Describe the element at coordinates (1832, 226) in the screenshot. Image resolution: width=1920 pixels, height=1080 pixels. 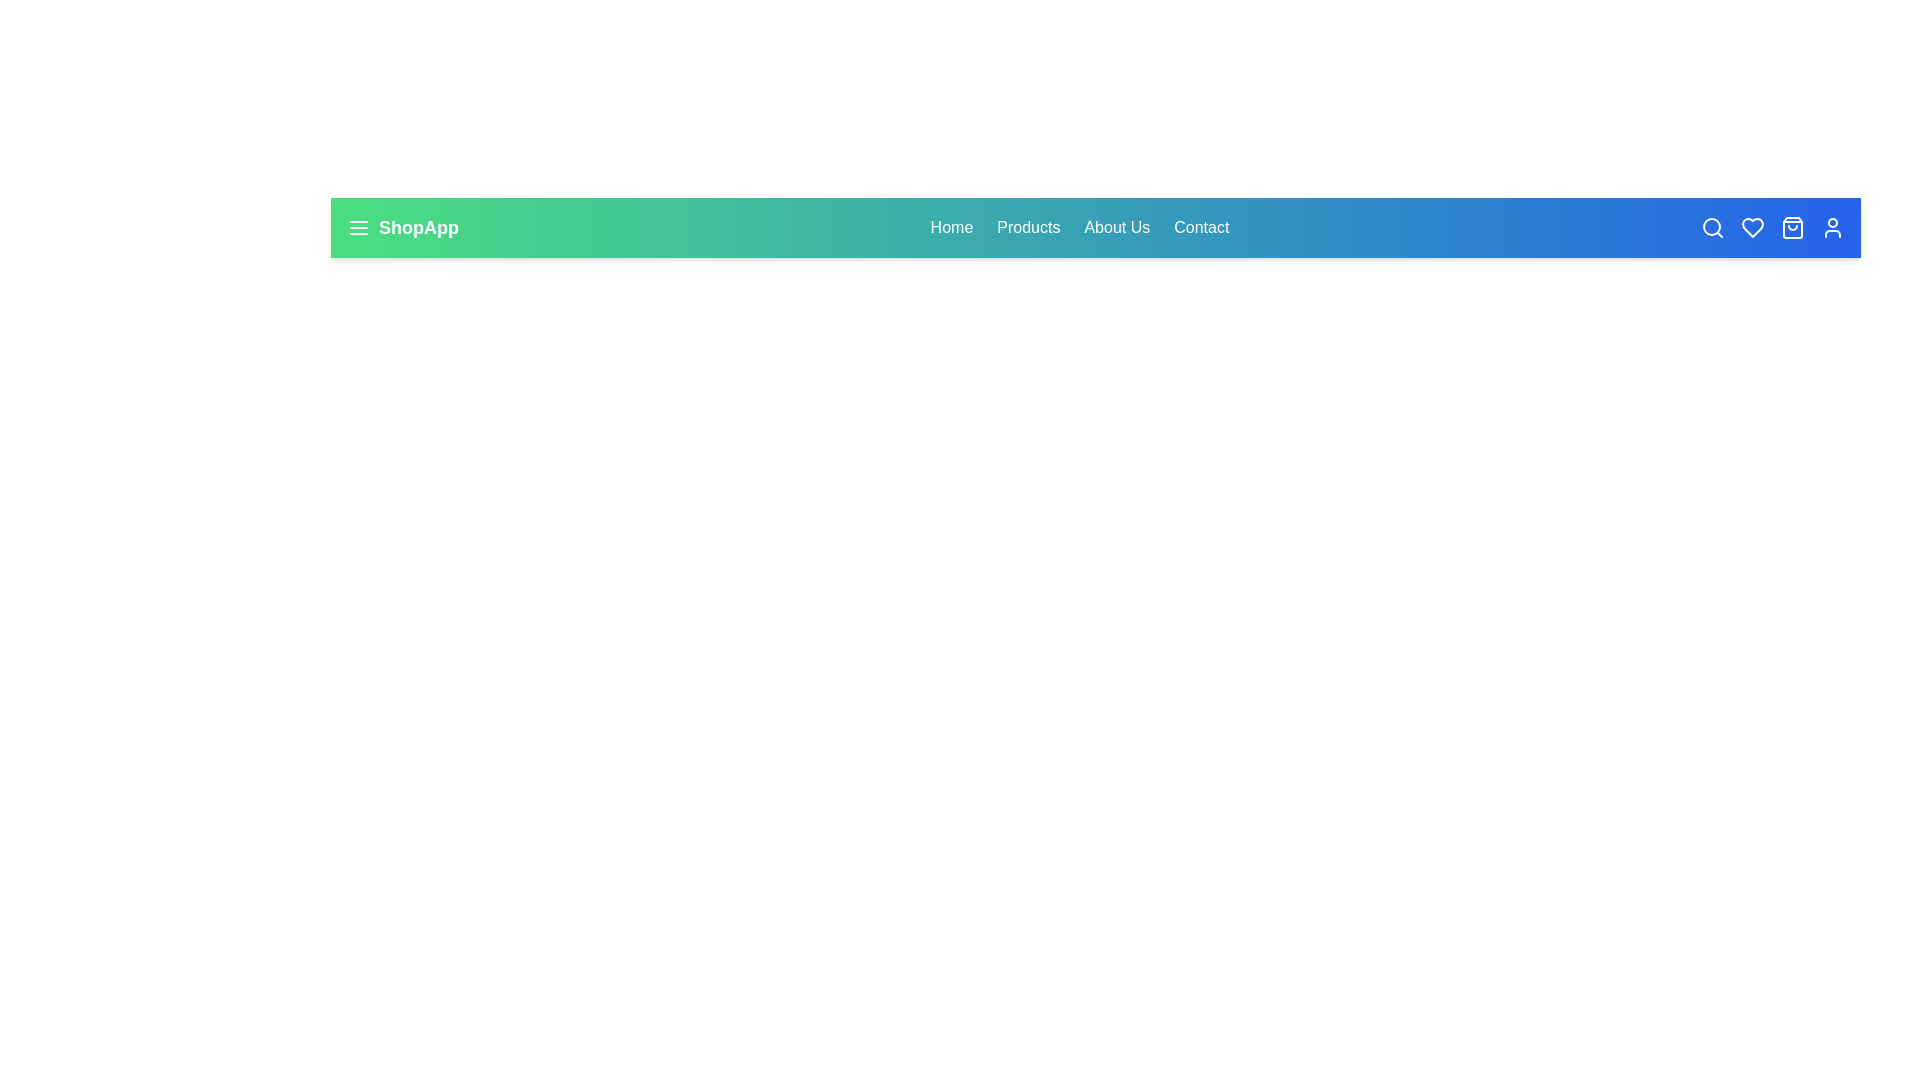
I see `the user icon in the navbar to access user account details` at that location.